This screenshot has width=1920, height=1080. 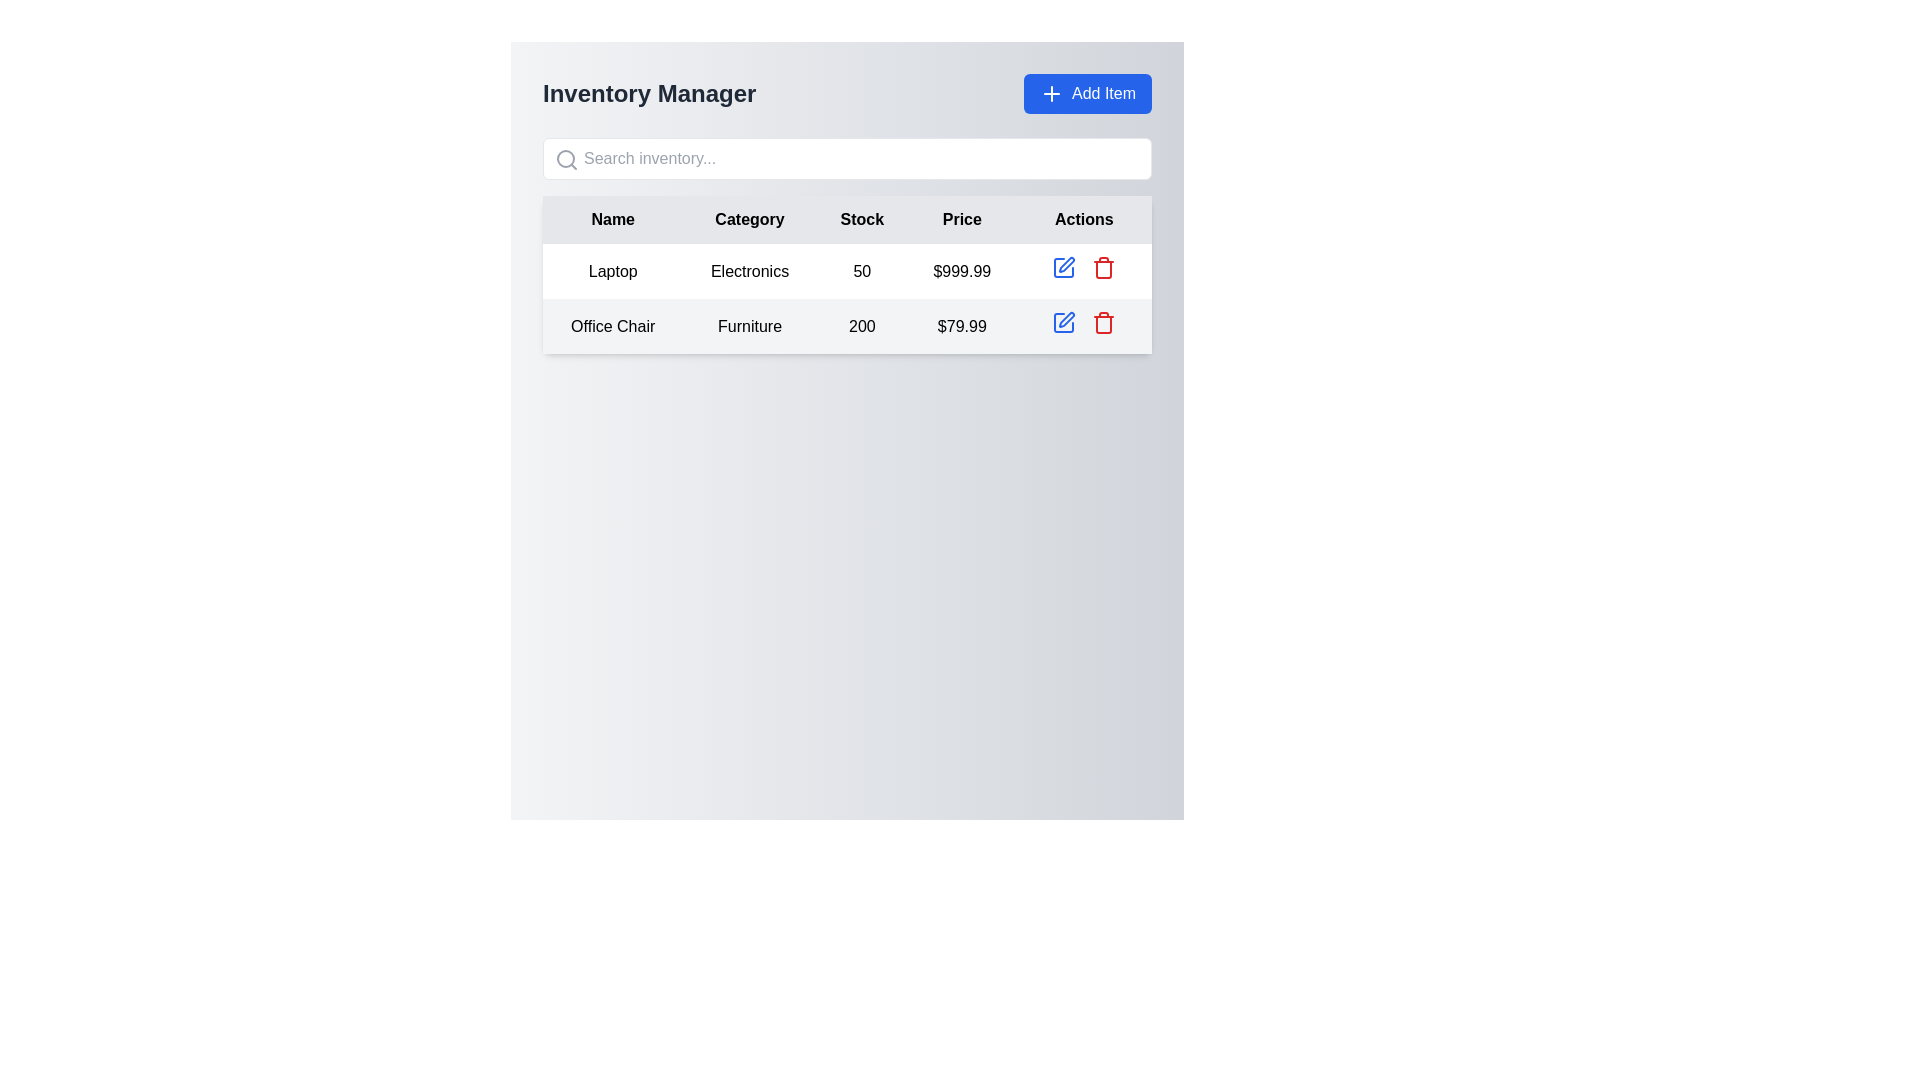 What do you see at coordinates (612, 219) in the screenshot?
I see `the 'Name' text label in the table header, which is the first column heading and styled in bold font` at bounding box center [612, 219].